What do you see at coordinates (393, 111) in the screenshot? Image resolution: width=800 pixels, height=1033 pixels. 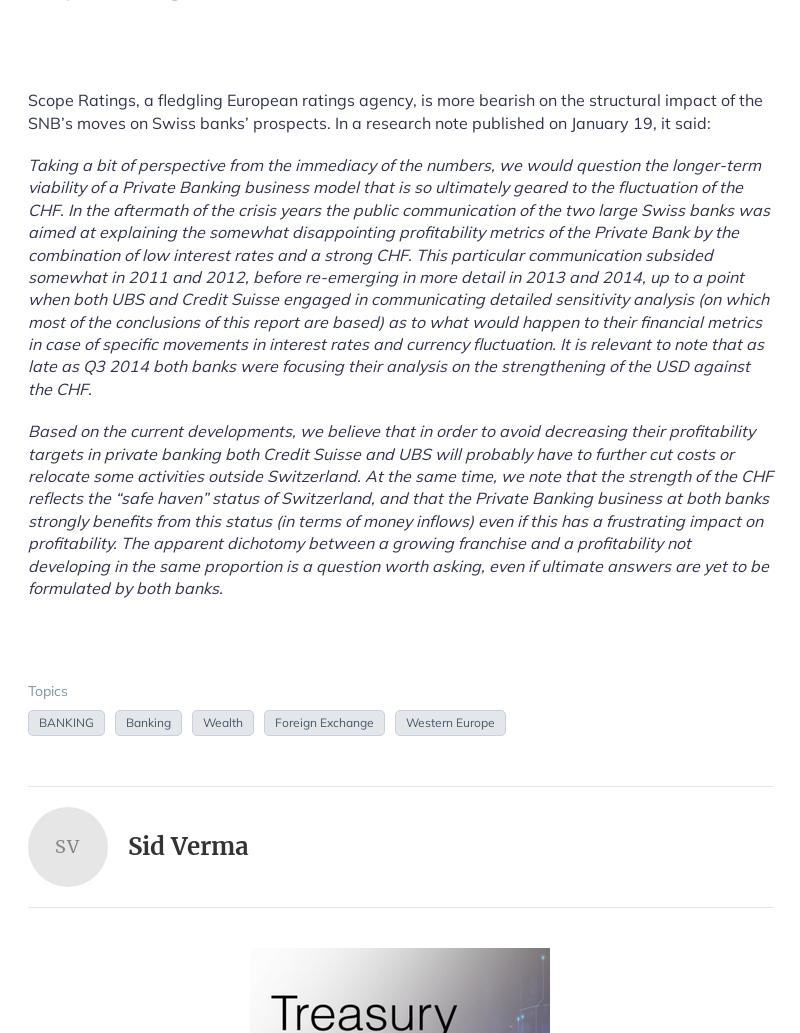 I see `'Scope Ratings, a fledgling European ratings agency, is more bearish on the structural impact of the SNB’s moves on Swiss banks’ prospects. In a research note published on January 19, it said:'` at bounding box center [393, 111].